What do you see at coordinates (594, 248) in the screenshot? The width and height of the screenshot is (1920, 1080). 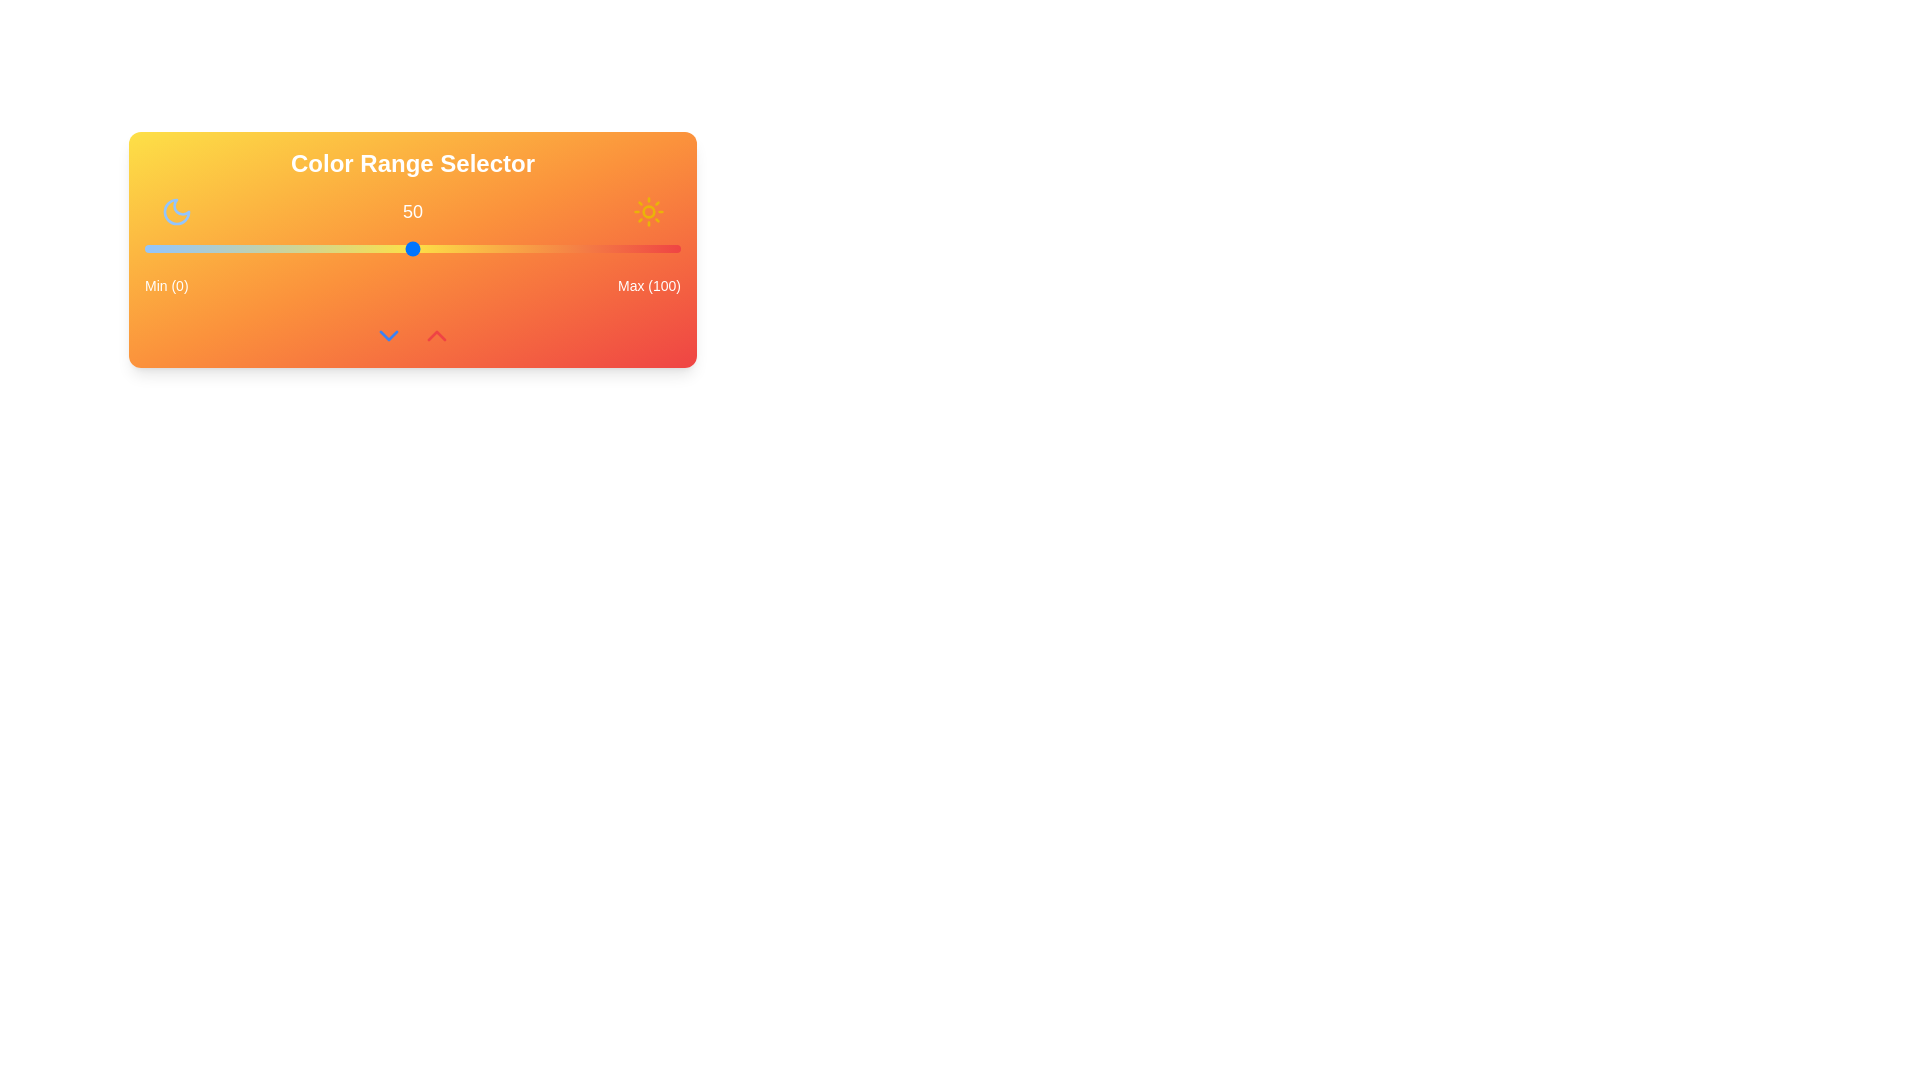 I see `the slider to set the value to 84` at bounding box center [594, 248].